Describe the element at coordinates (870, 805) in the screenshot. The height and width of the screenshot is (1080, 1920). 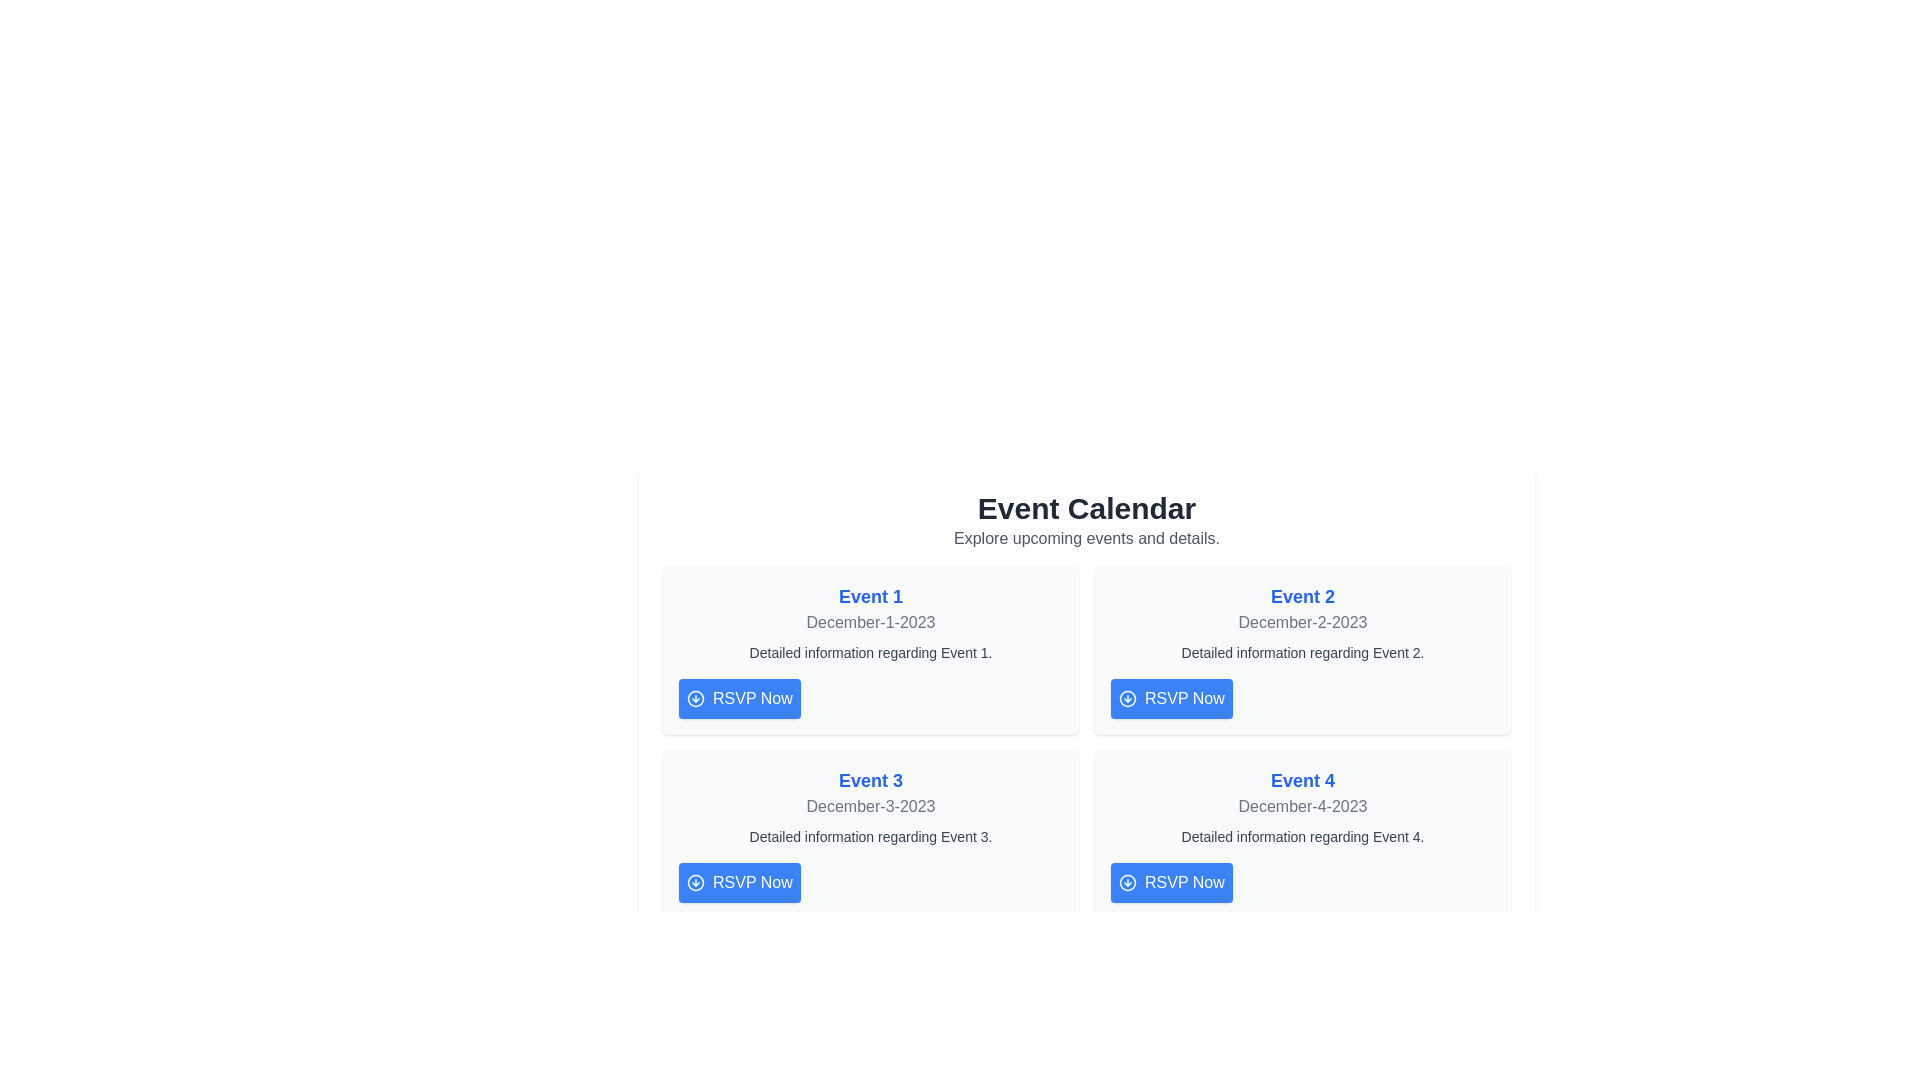
I see `the text label that provides the date information for 'Event 3', positioned below the title and above the description text` at that location.